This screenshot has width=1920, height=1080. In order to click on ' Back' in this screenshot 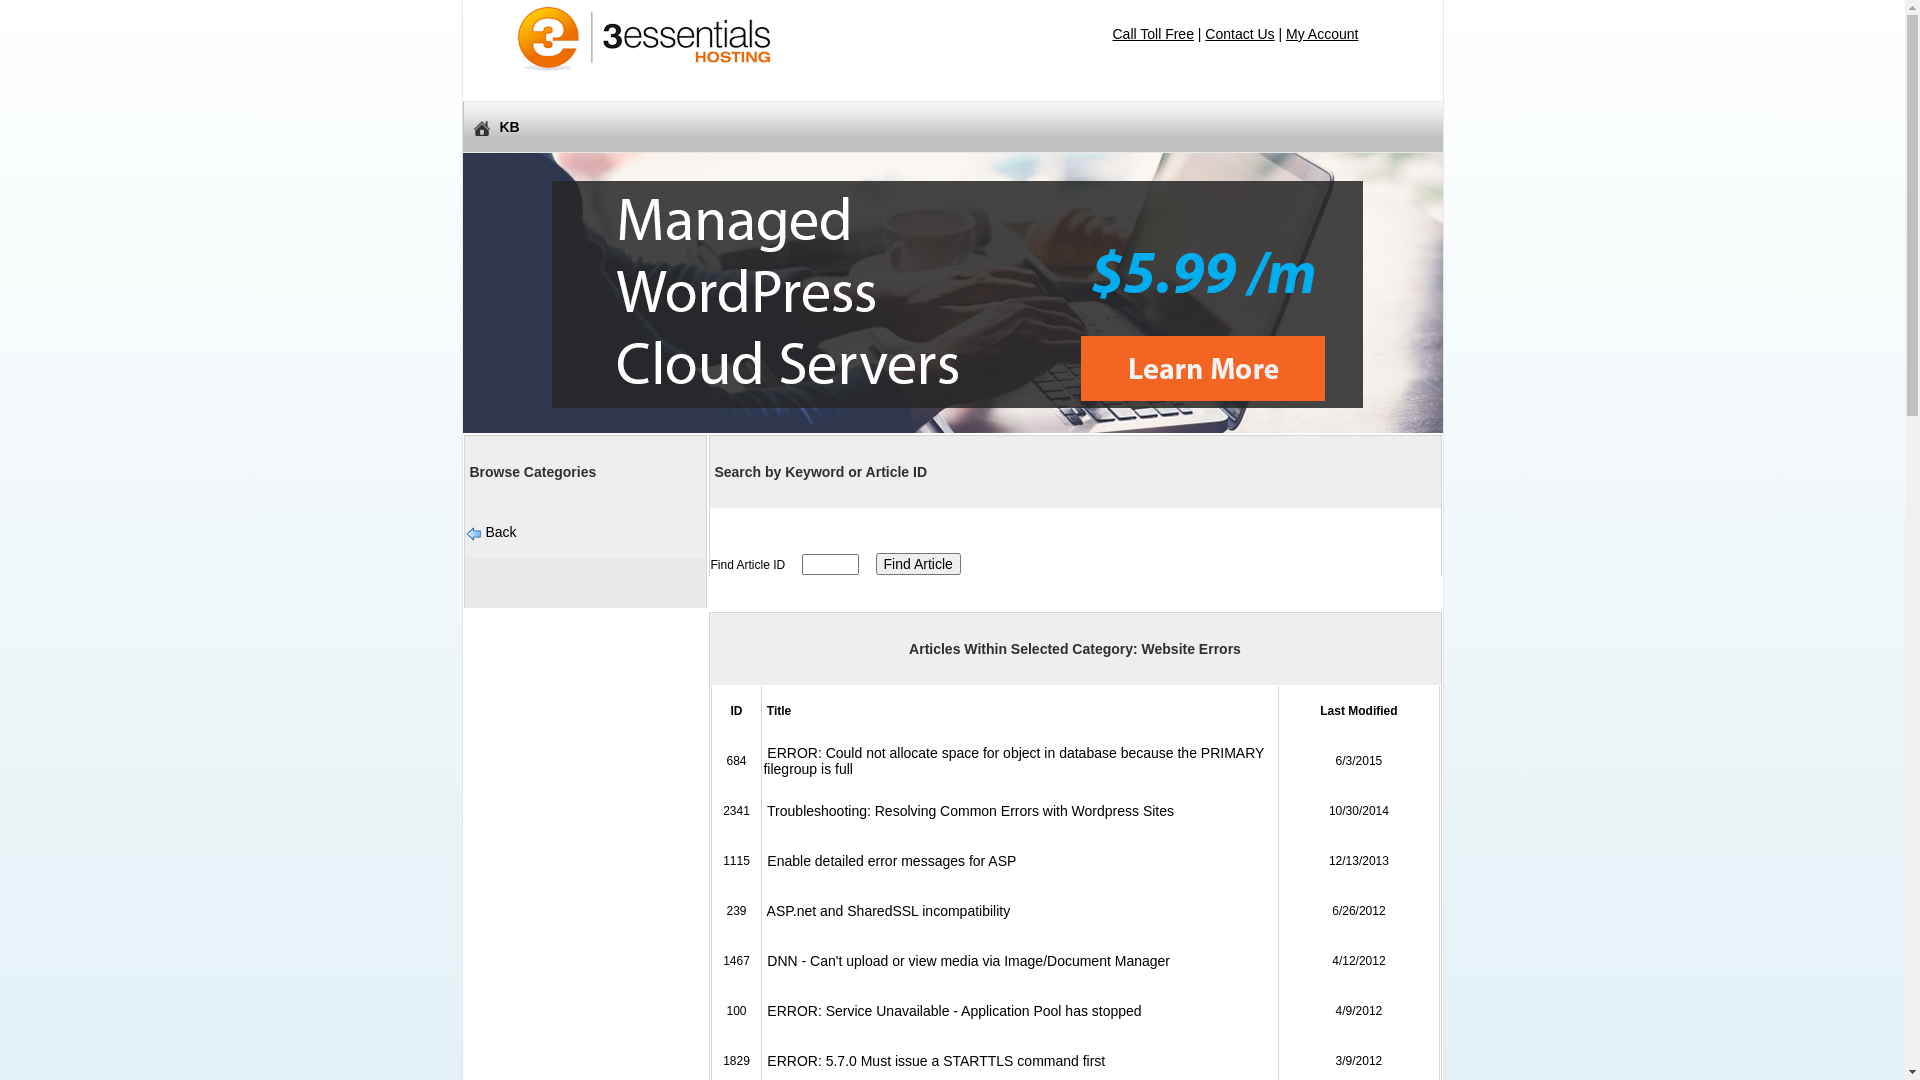, I will do `click(499, 531)`.